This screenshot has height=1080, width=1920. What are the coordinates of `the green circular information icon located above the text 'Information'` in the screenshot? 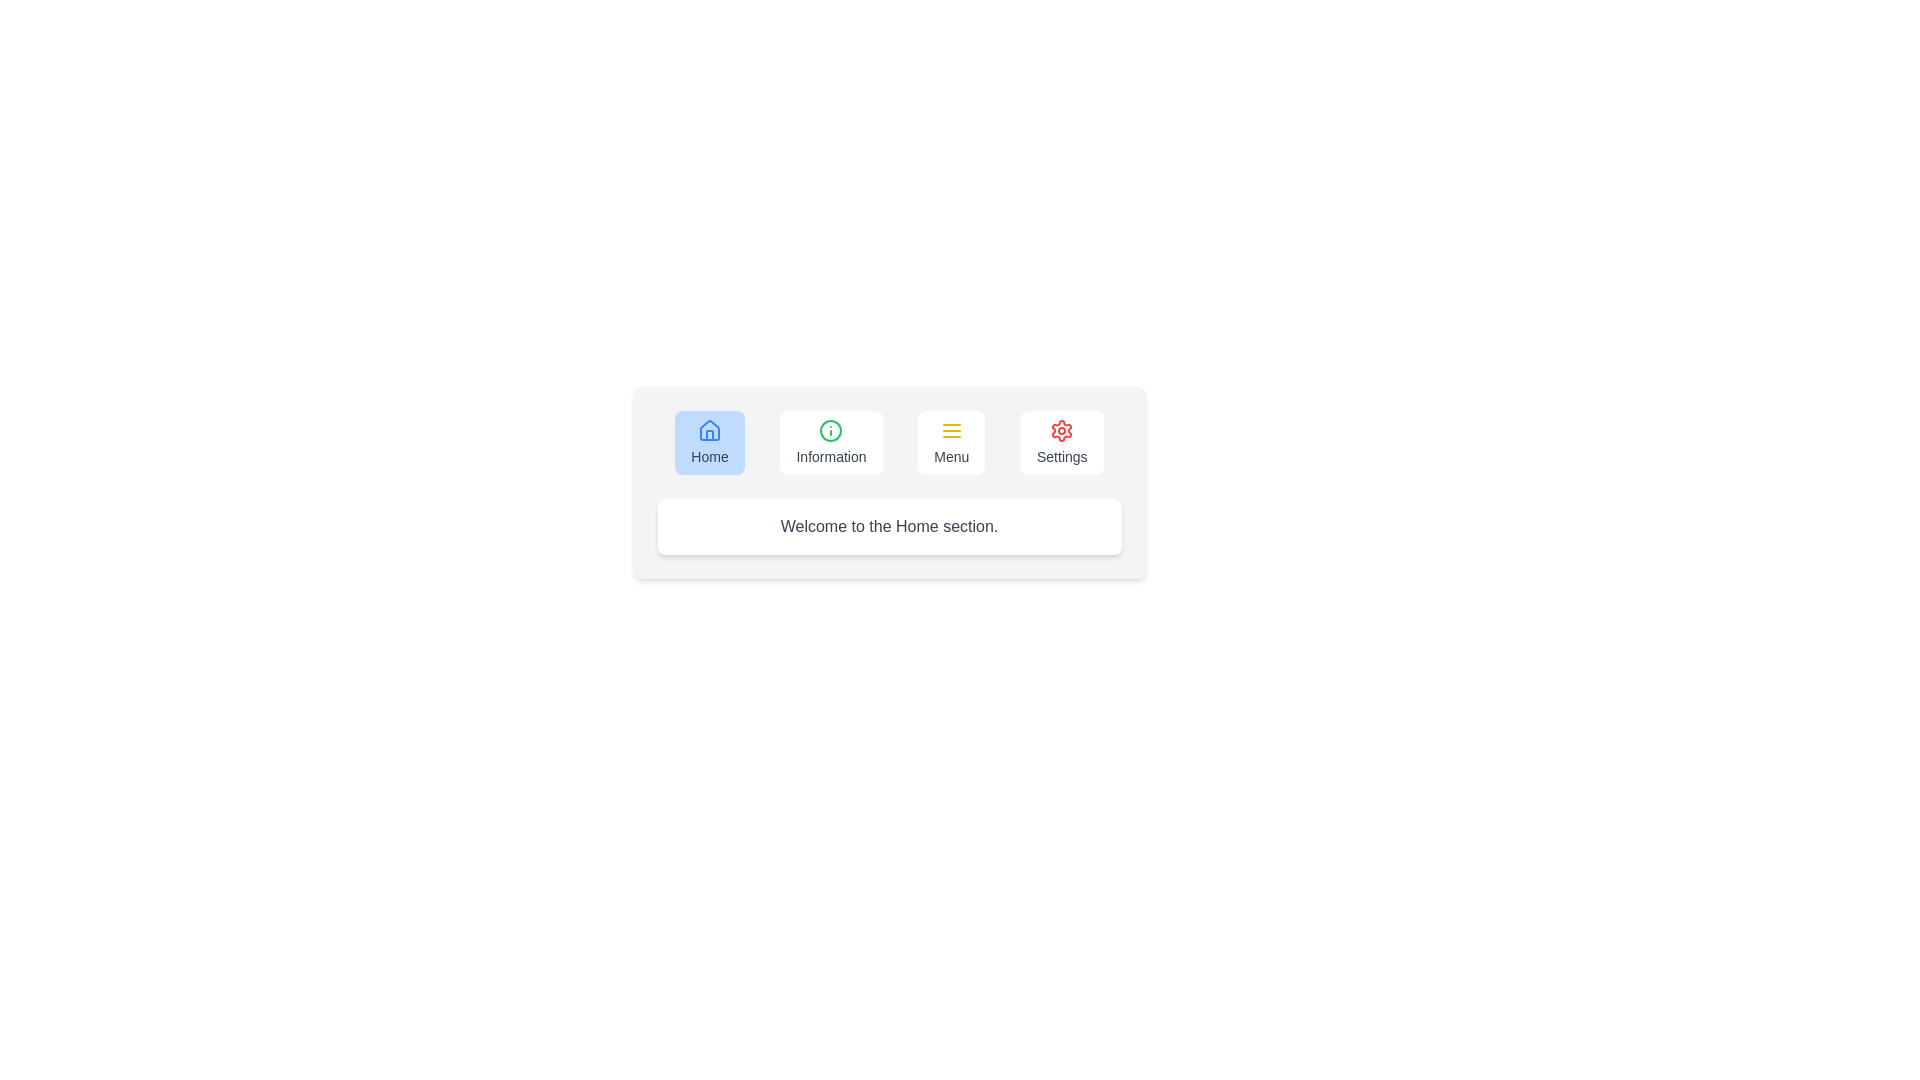 It's located at (831, 430).